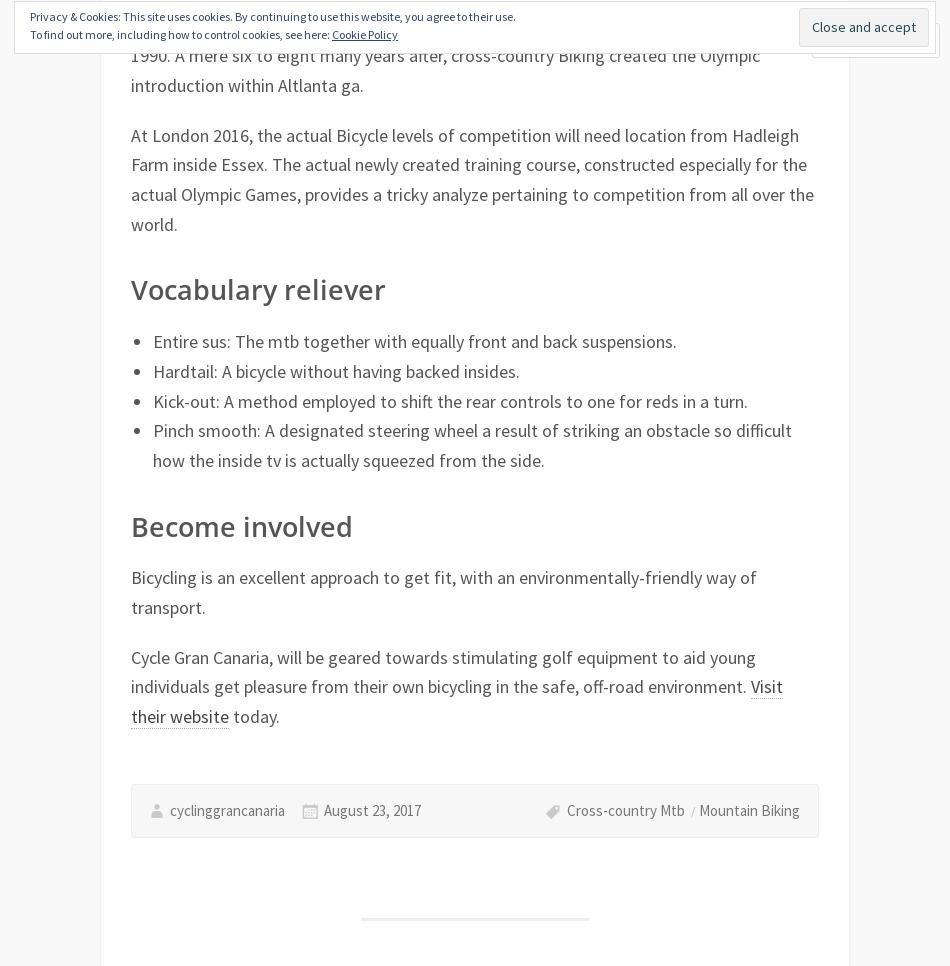 This screenshot has width=950, height=966. I want to click on 'cyclinggrancanaria', so click(226, 809).